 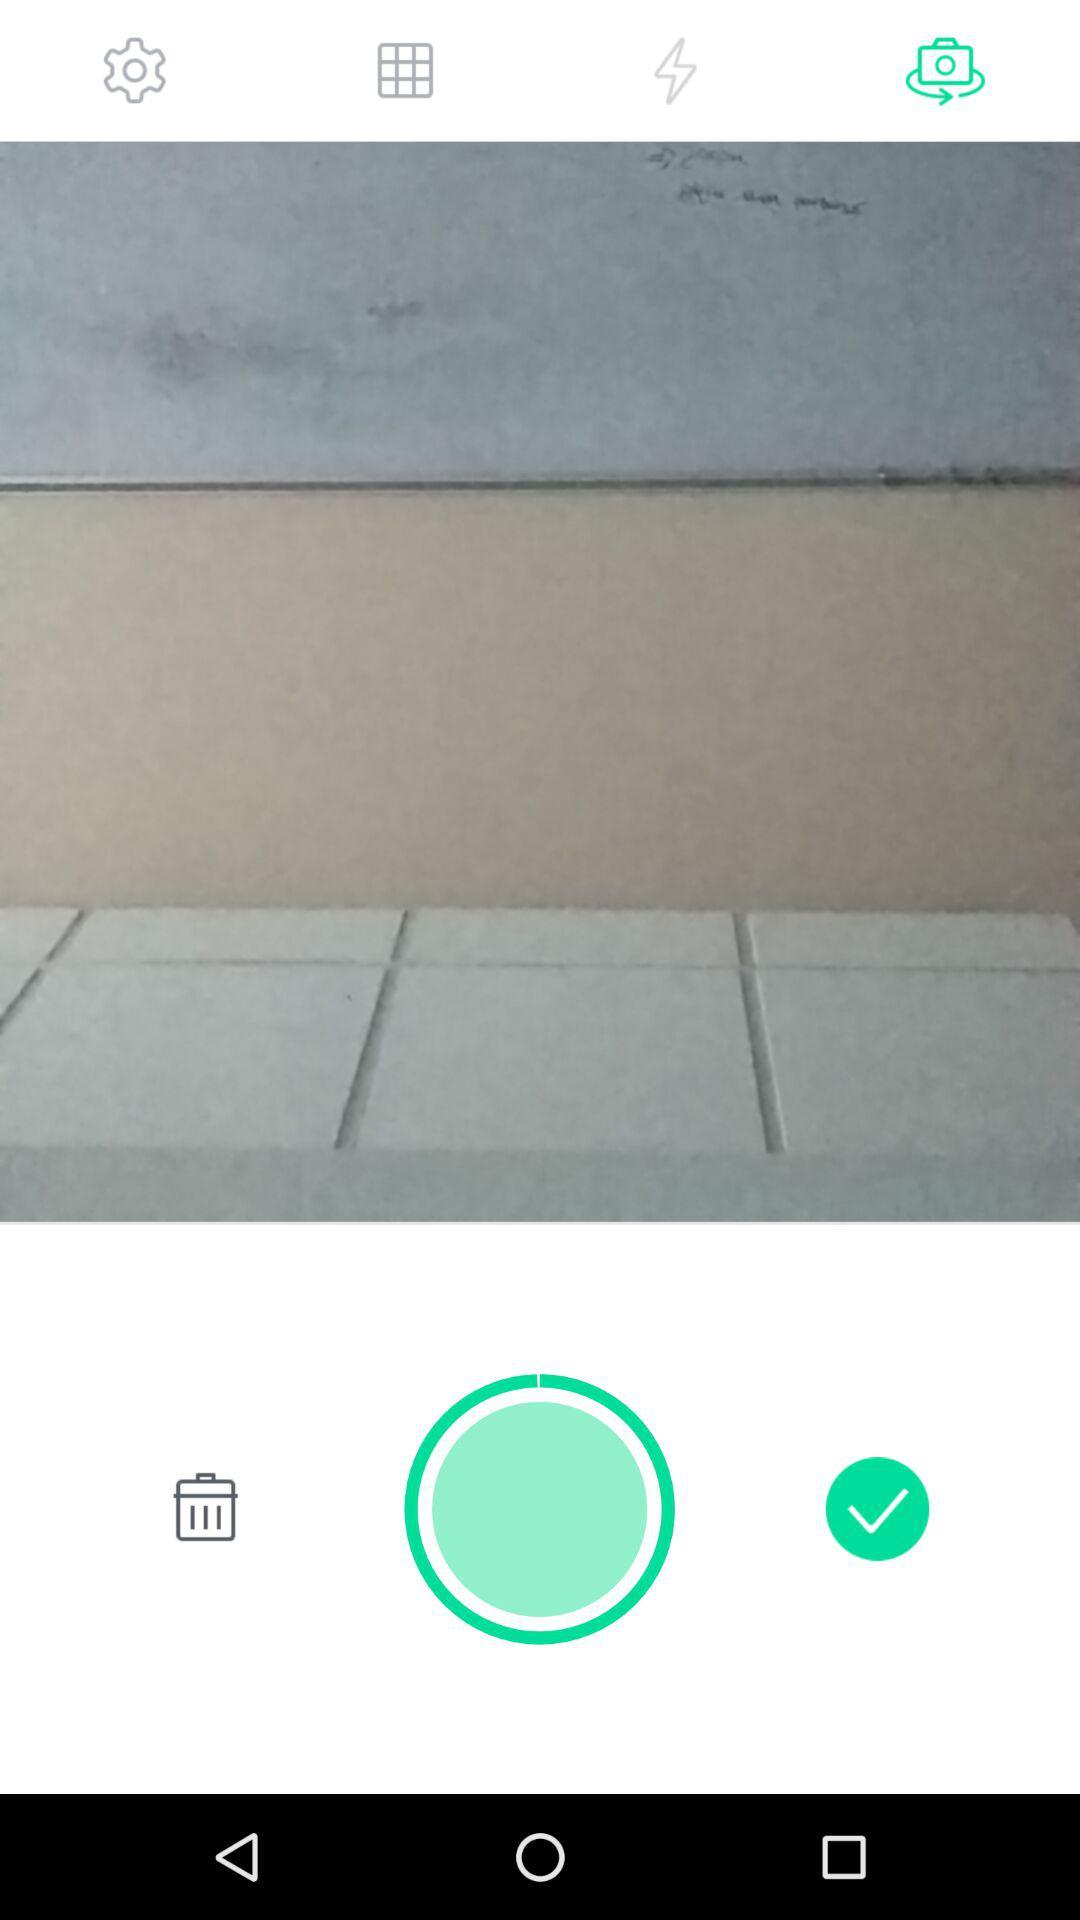 I want to click on the option, so click(x=675, y=70).